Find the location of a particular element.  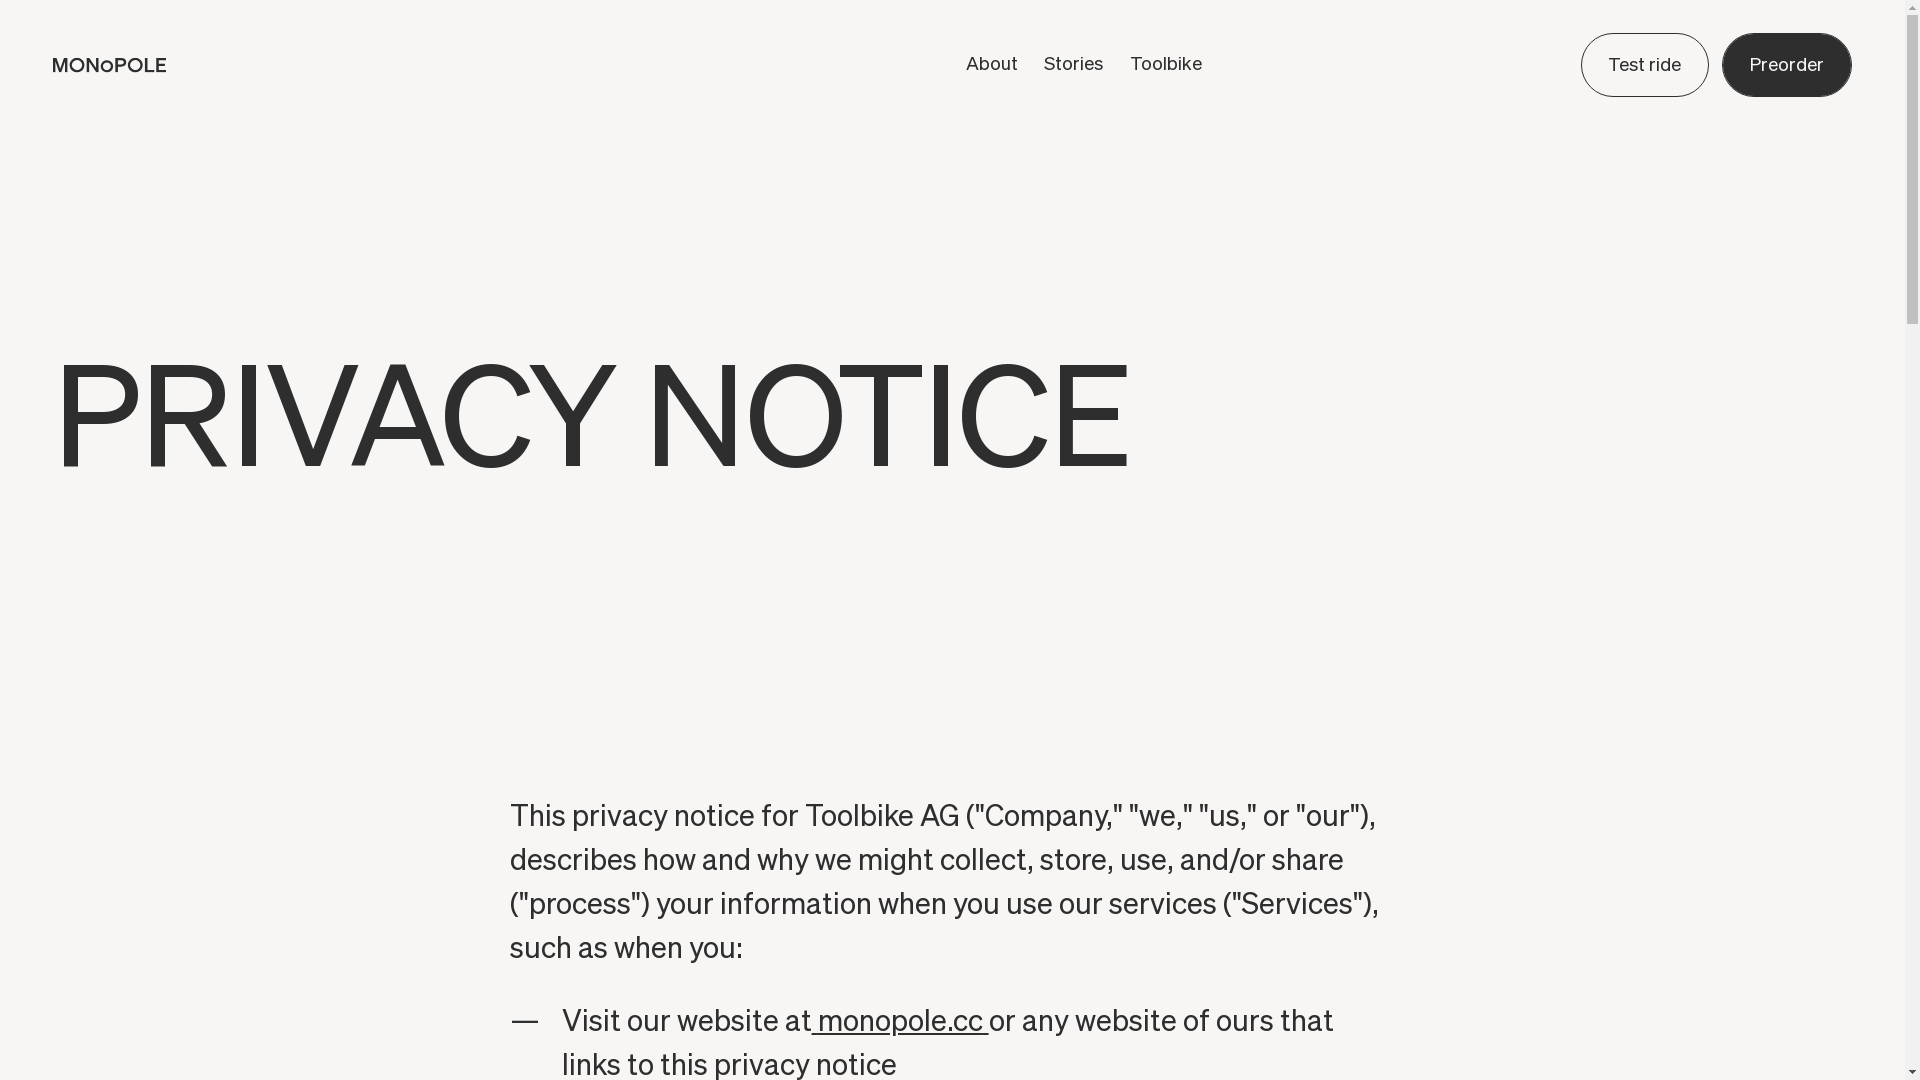

'Test ride' is located at coordinates (1579, 64).